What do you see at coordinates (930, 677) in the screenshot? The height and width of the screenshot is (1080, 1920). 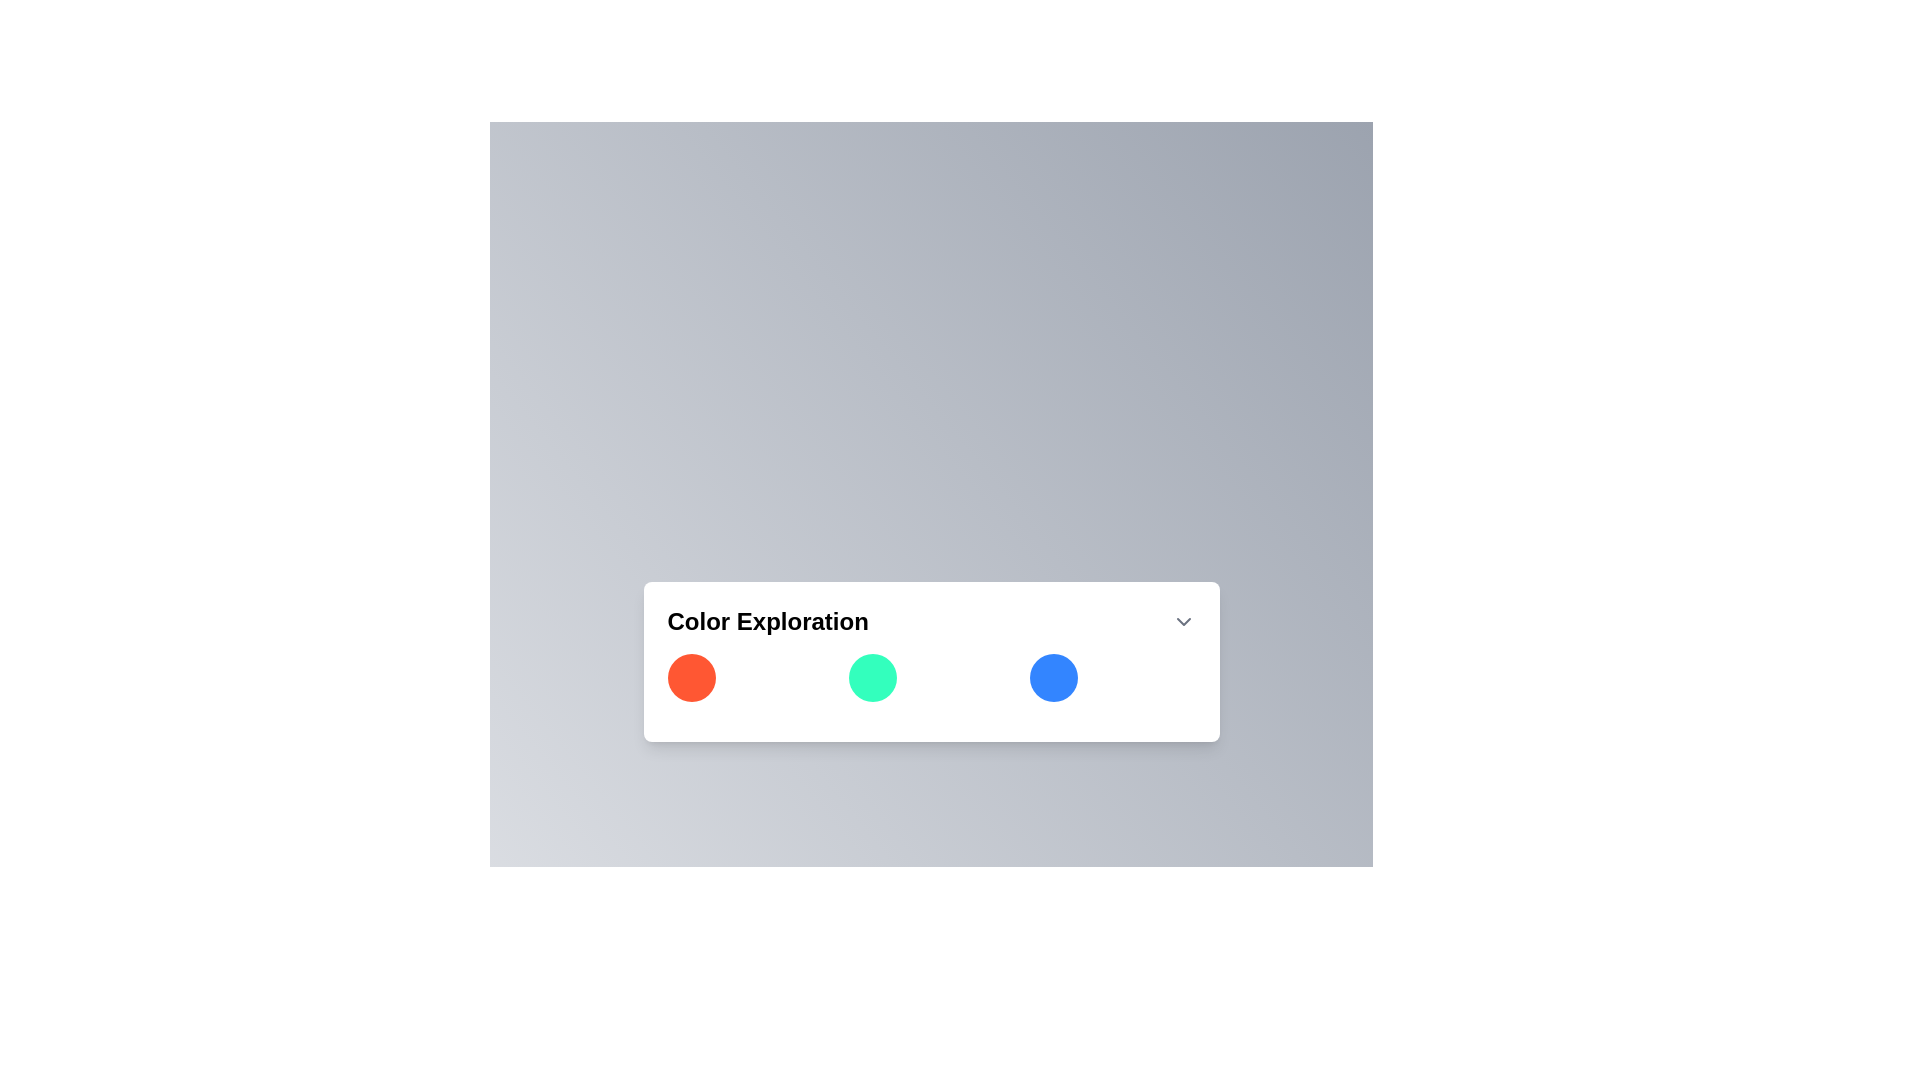 I see `the color palette component consisting of three circular elements (red, teal, blue)` at bounding box center [930, 677].